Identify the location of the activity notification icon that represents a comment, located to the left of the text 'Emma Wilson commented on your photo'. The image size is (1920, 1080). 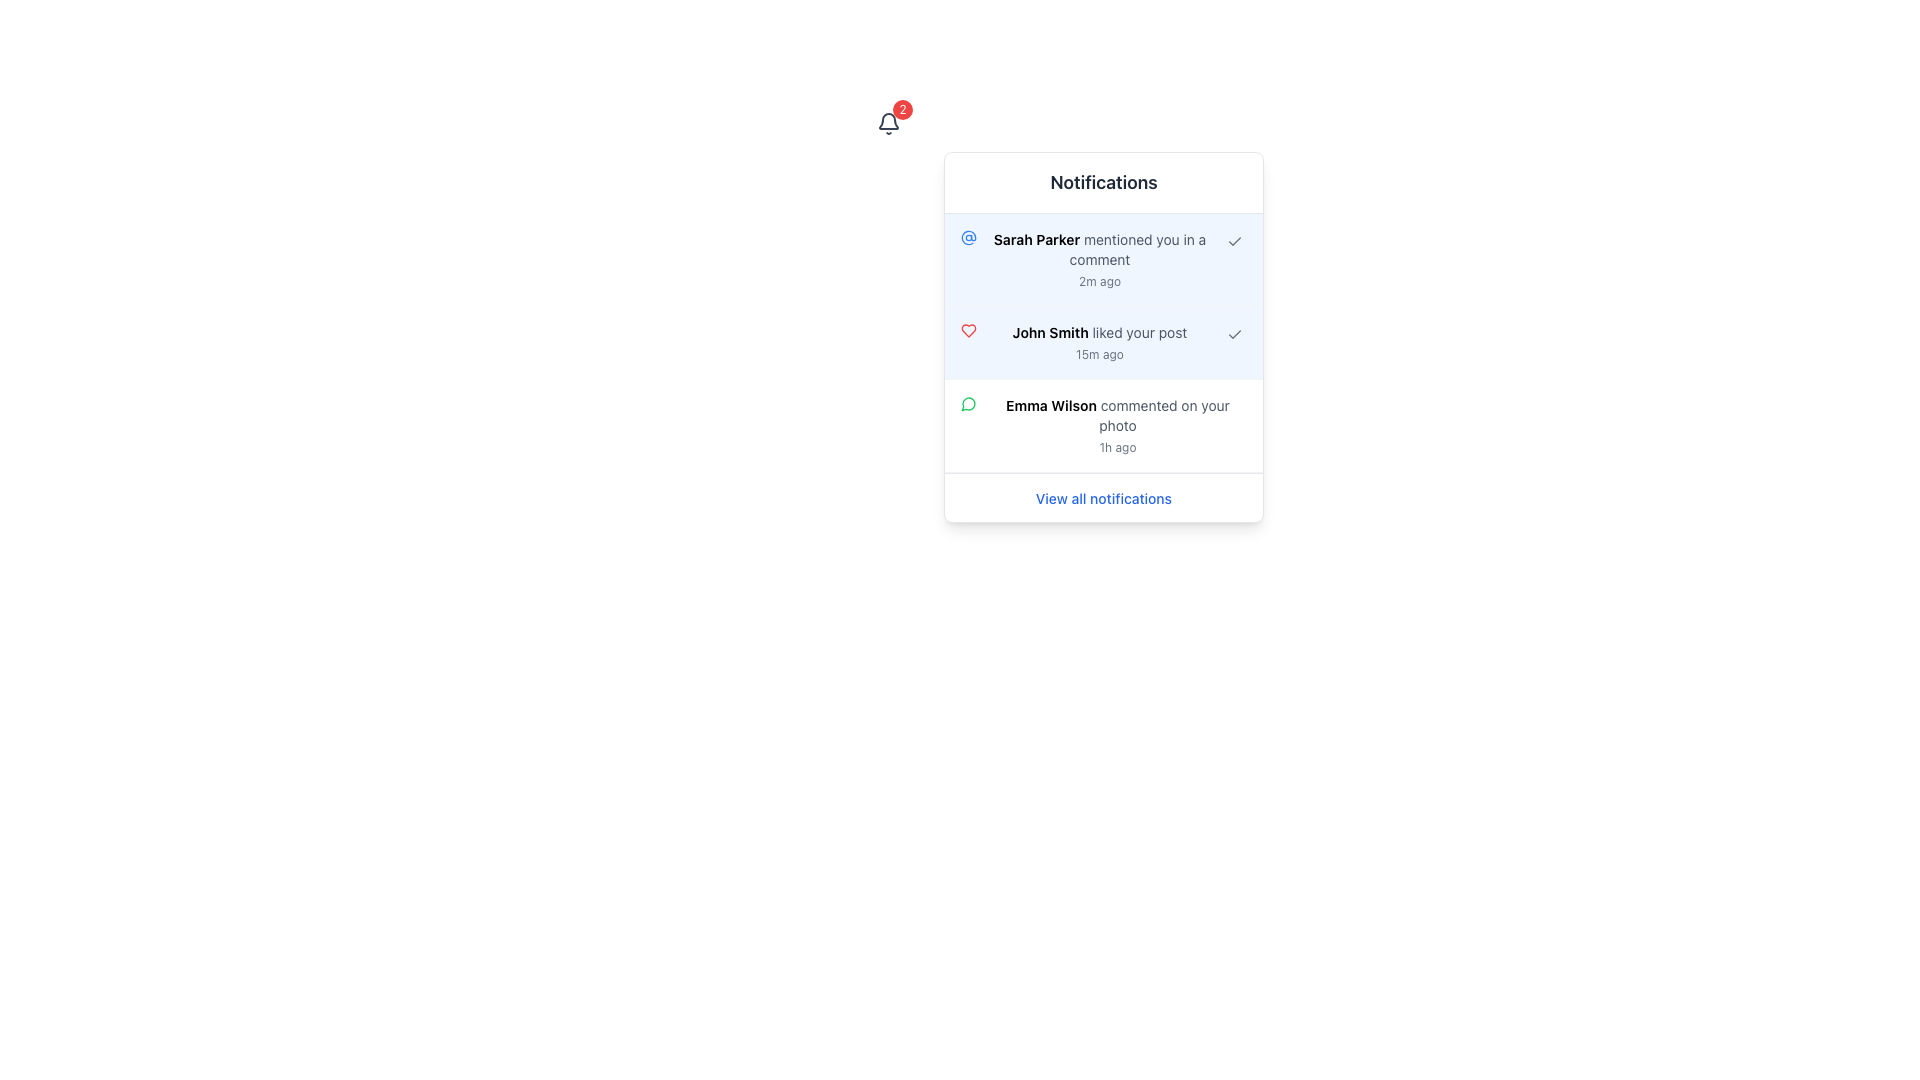
(969, 404).